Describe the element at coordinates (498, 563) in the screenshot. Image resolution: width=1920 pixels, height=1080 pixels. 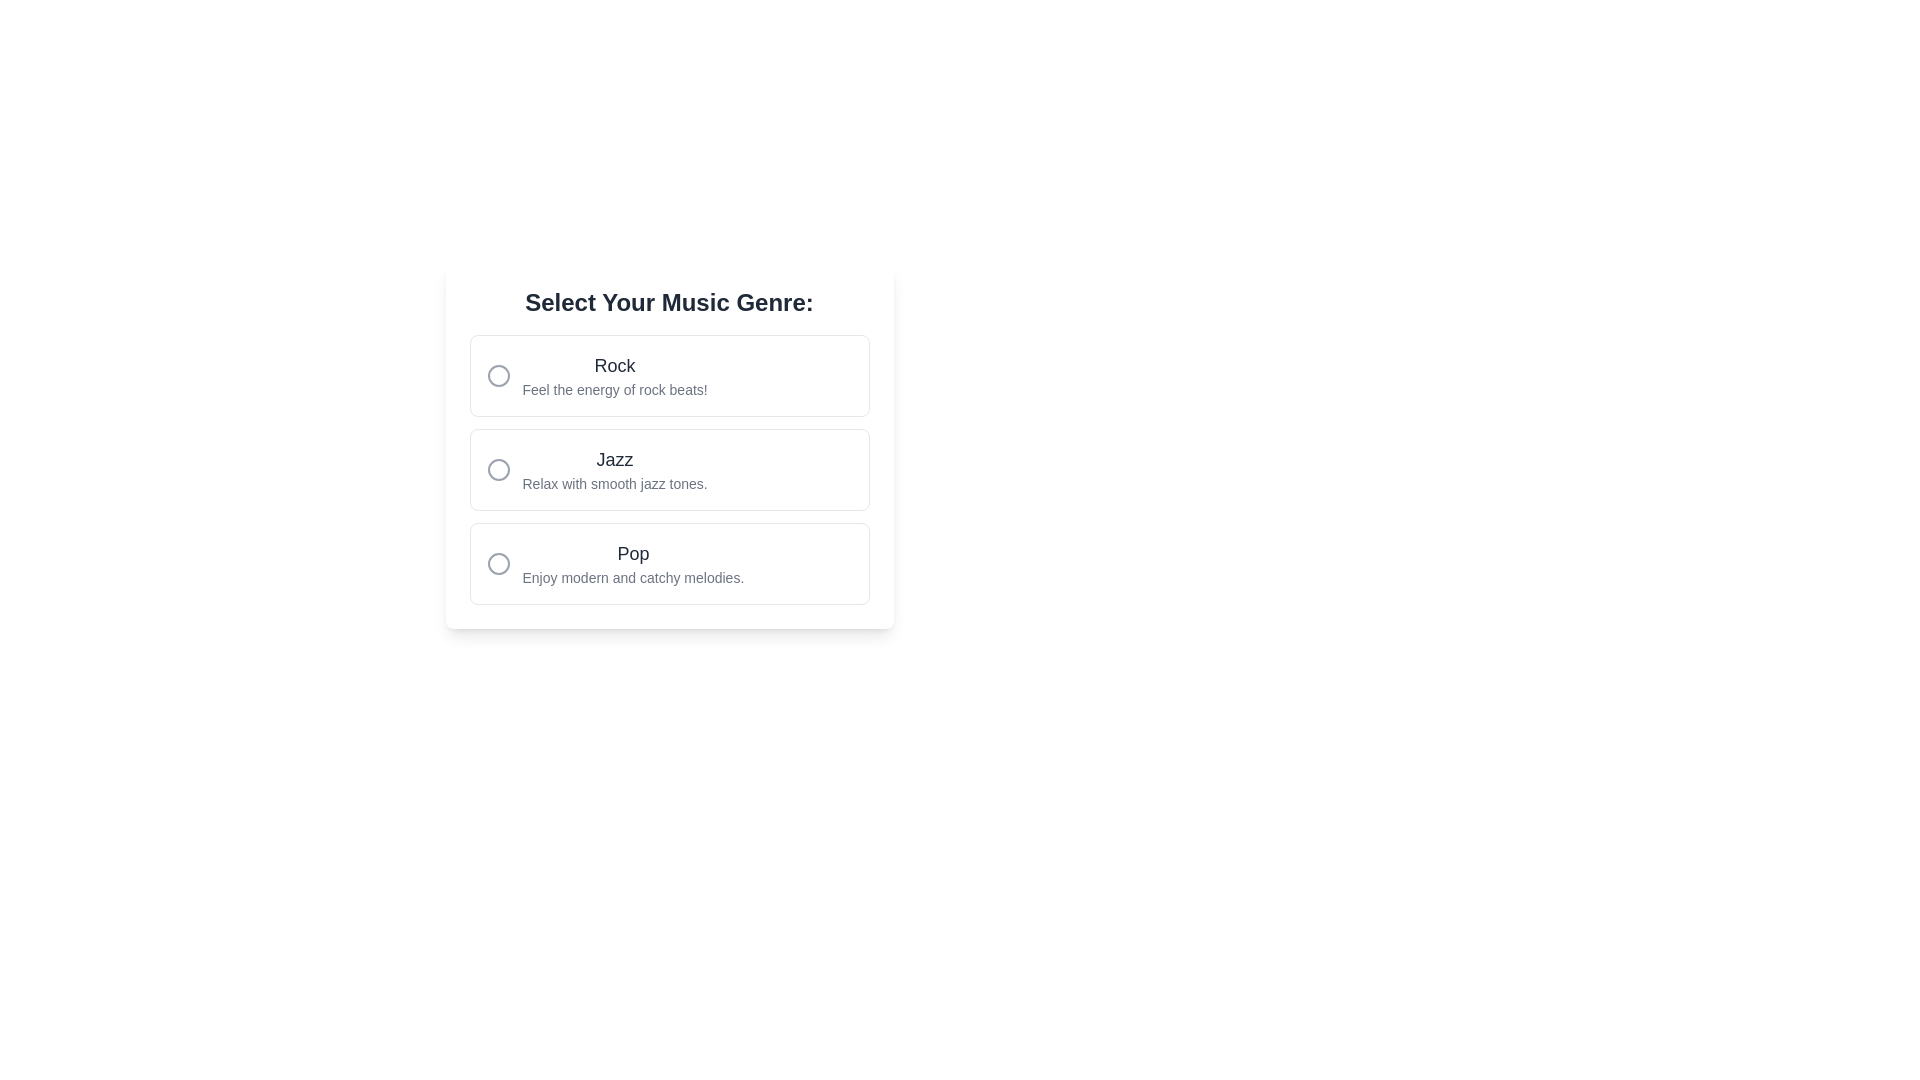
I see `the Circle Graphic Element indicating the unselected state of the 'Pop' option in the radio button area` at that location.